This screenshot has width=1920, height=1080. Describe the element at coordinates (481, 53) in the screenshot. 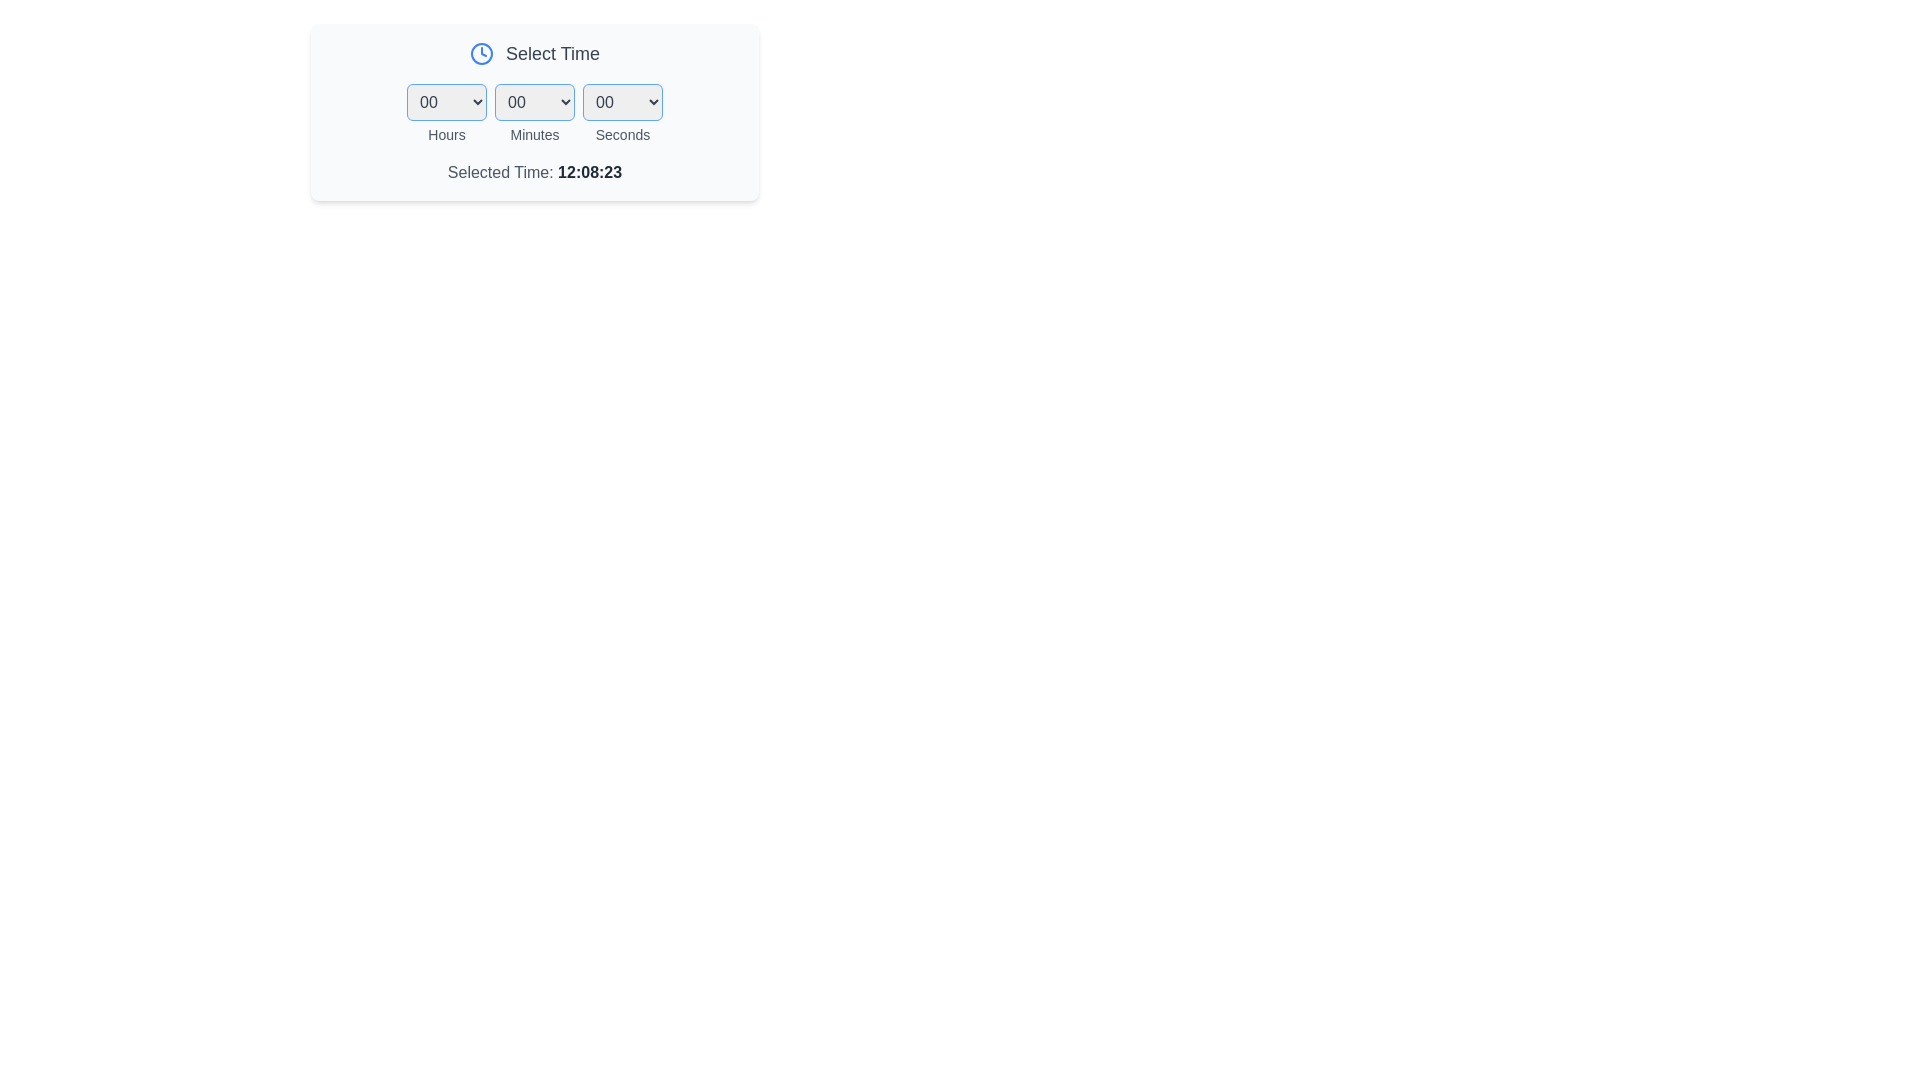

I see `the circular part of the clock icon located in the top left corner of the 'Select Time' section, which is part of the visual representation for time selection` at that location.